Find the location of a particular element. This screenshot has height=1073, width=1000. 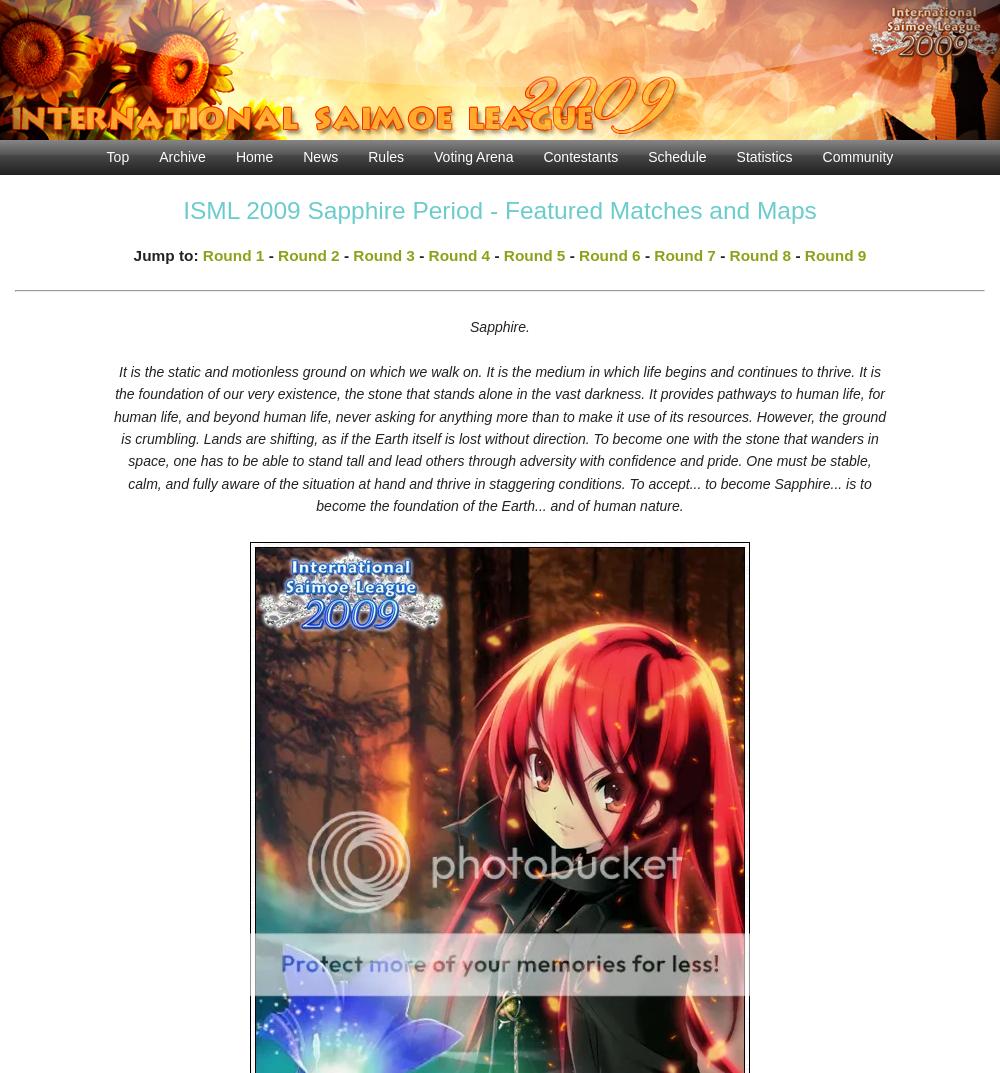

'Round 4' is located at coordinates (458, 253).